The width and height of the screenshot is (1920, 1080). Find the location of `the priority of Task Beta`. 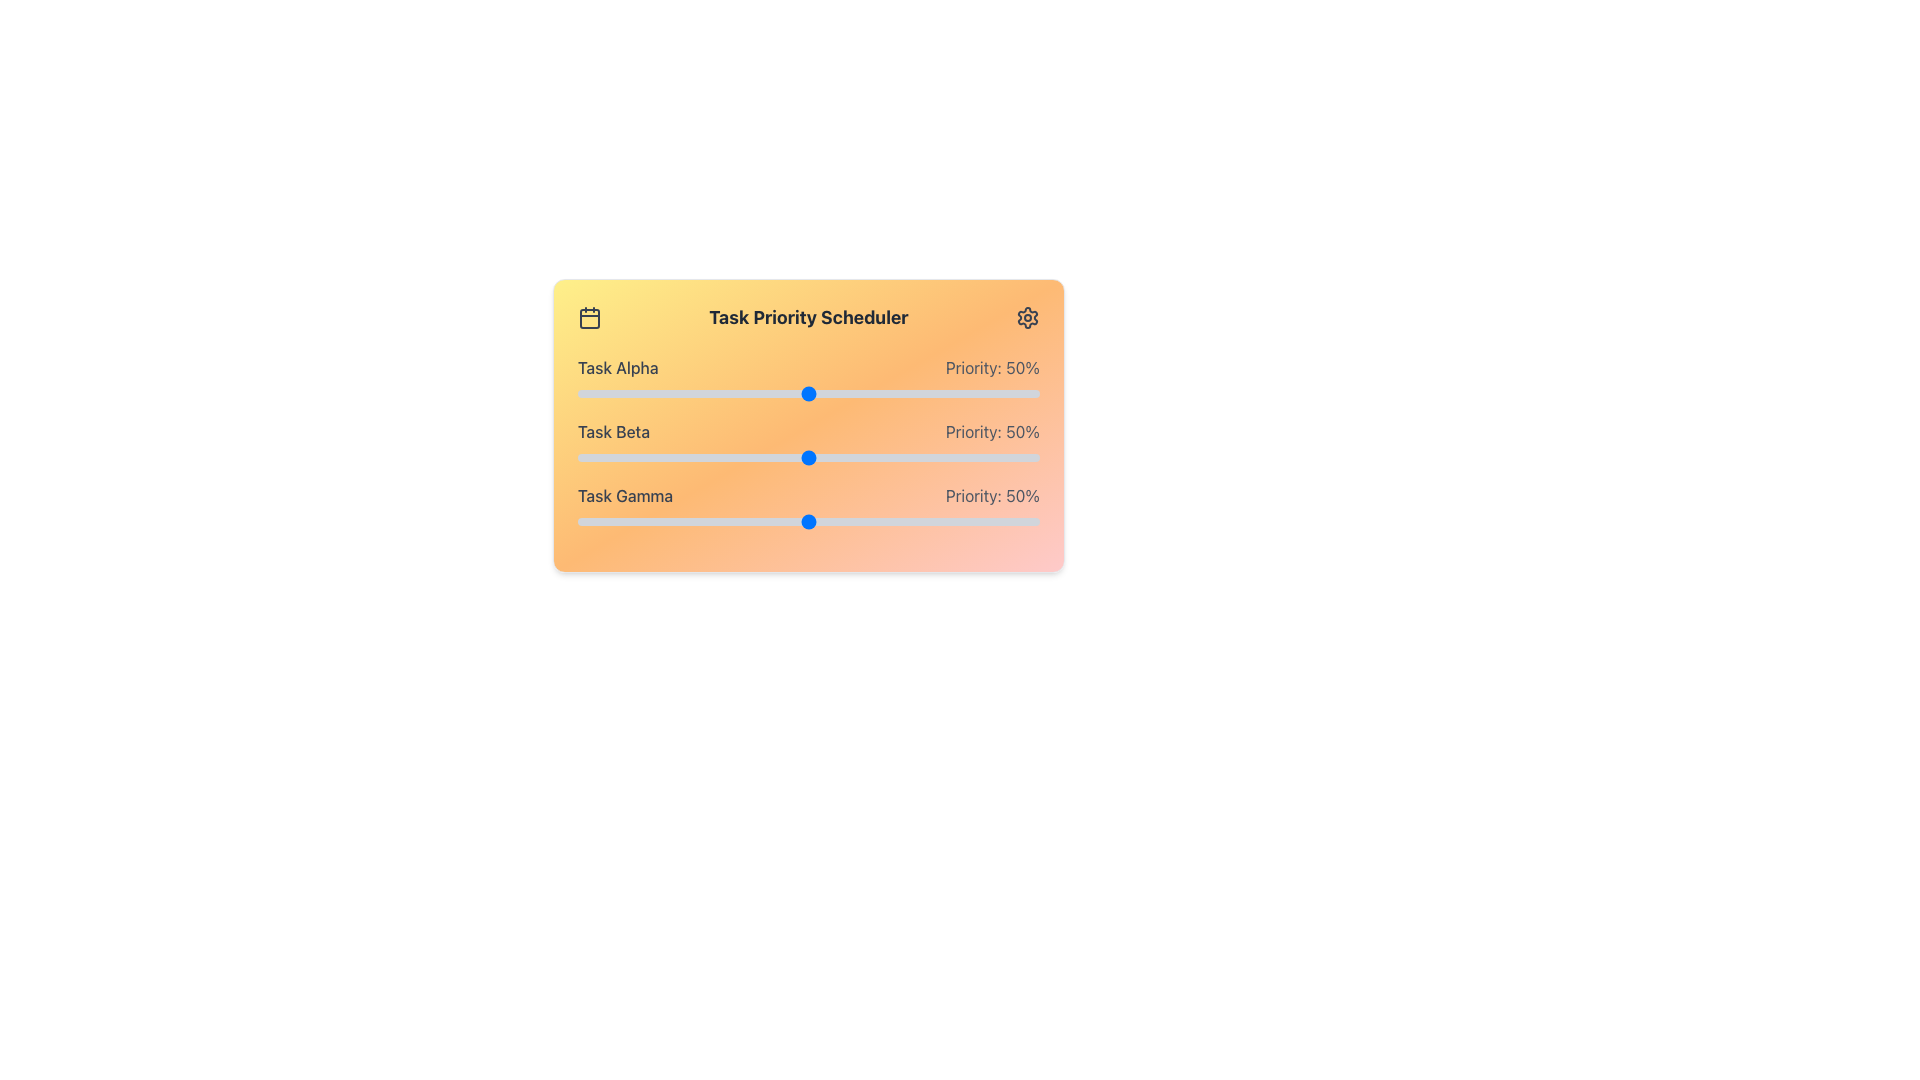

the priority of Task Beta is located at coordinates (647, 458).